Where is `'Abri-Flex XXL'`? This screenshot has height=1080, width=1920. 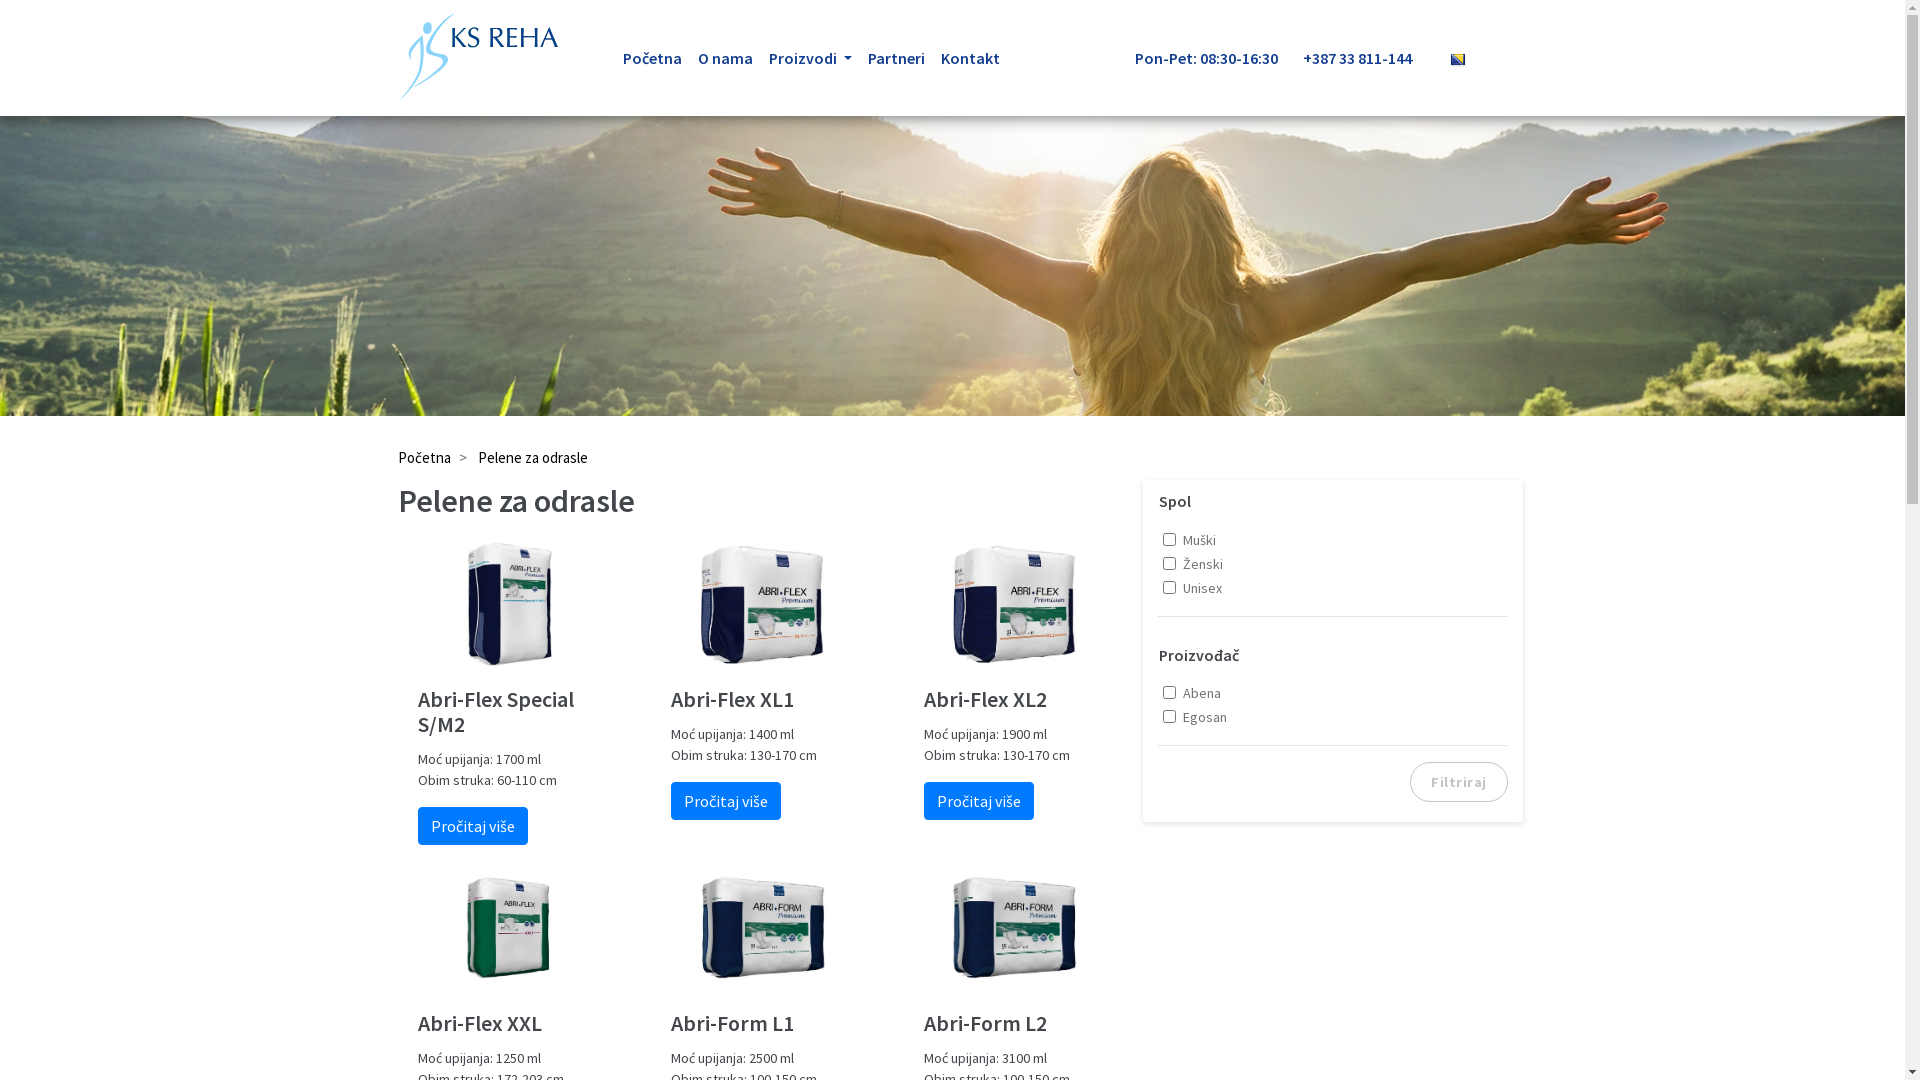
'Abri-Flex XXL' is located at coordinates (509, 1023).